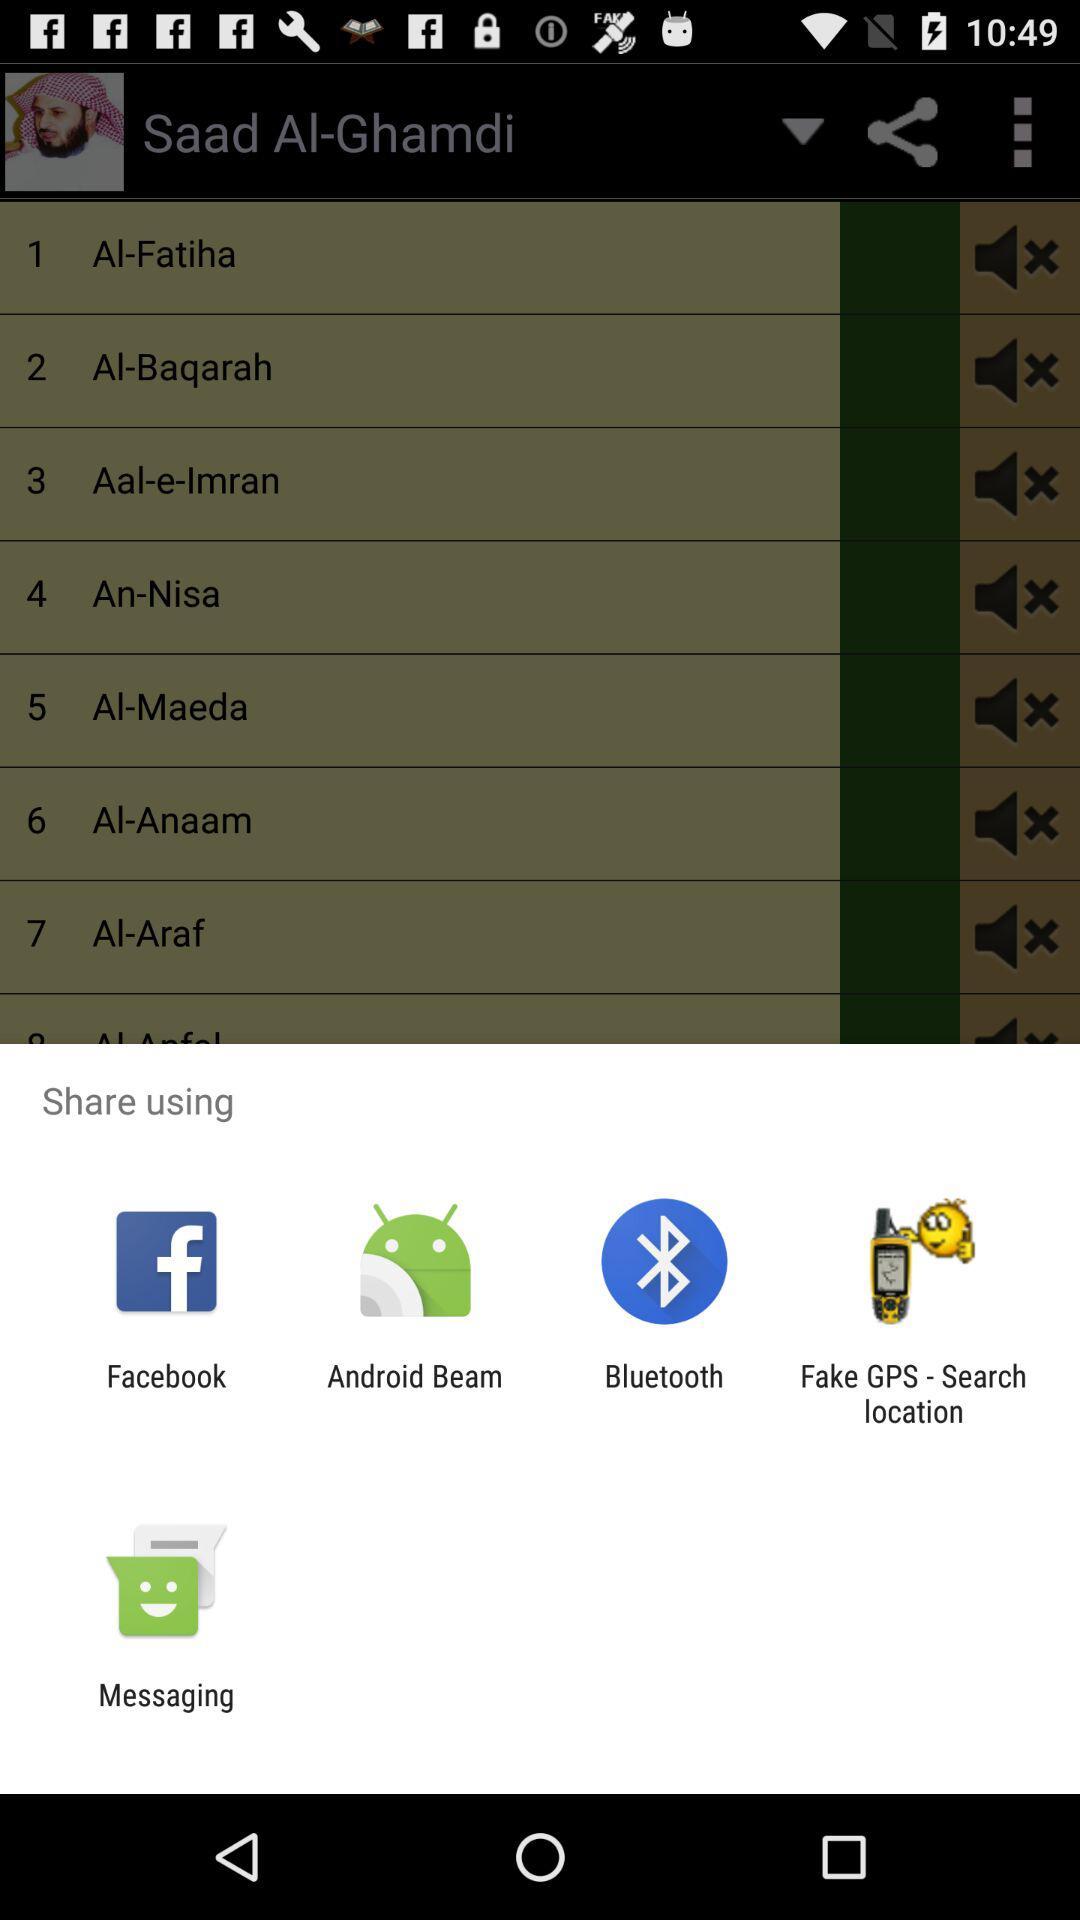 The width and height of the screenshot is (1080, 1920). What do you see at coordinates (165, 1392) in the screenshot?
I see `icon to the left of android beam app` at bounding box center [165, 1392].